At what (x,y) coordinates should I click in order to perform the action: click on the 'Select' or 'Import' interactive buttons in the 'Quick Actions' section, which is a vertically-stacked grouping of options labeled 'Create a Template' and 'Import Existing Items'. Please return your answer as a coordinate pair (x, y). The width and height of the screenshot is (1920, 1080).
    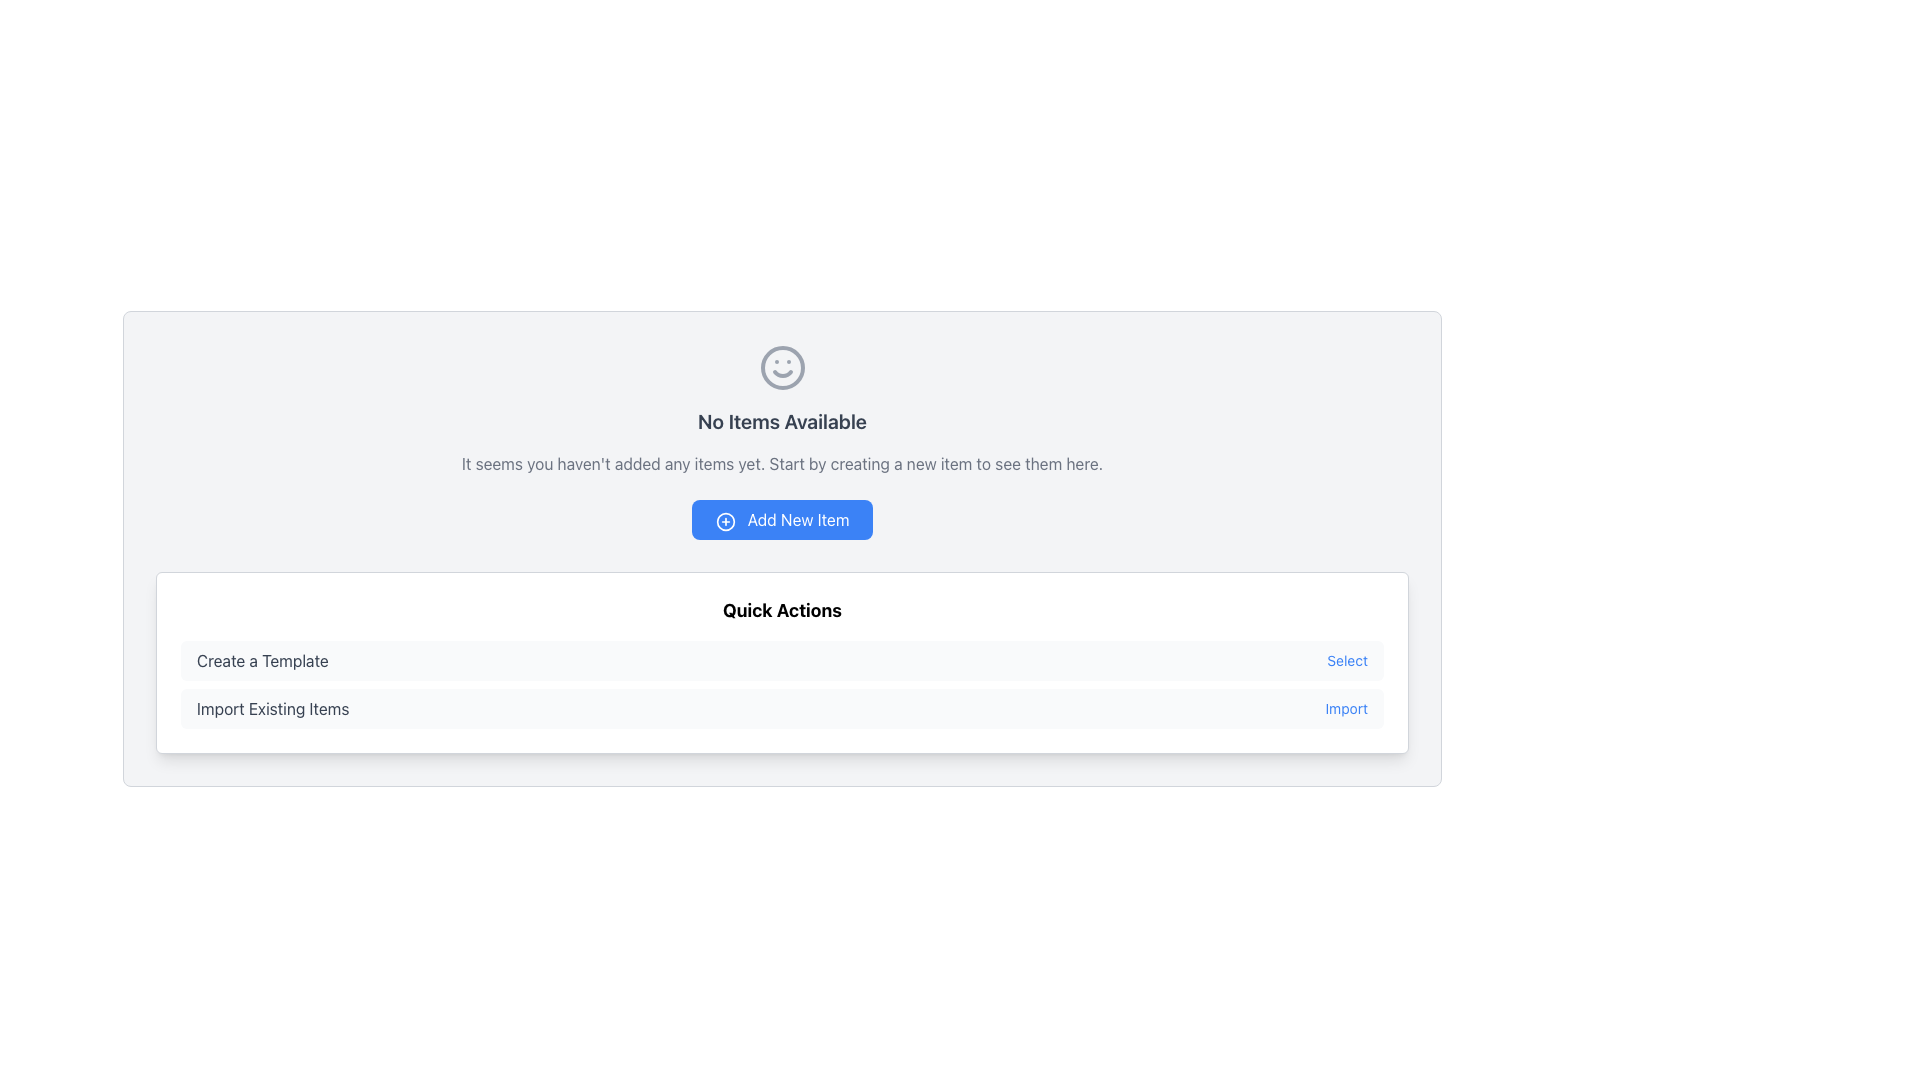
    Looking at the image, I should click on (781, 684).